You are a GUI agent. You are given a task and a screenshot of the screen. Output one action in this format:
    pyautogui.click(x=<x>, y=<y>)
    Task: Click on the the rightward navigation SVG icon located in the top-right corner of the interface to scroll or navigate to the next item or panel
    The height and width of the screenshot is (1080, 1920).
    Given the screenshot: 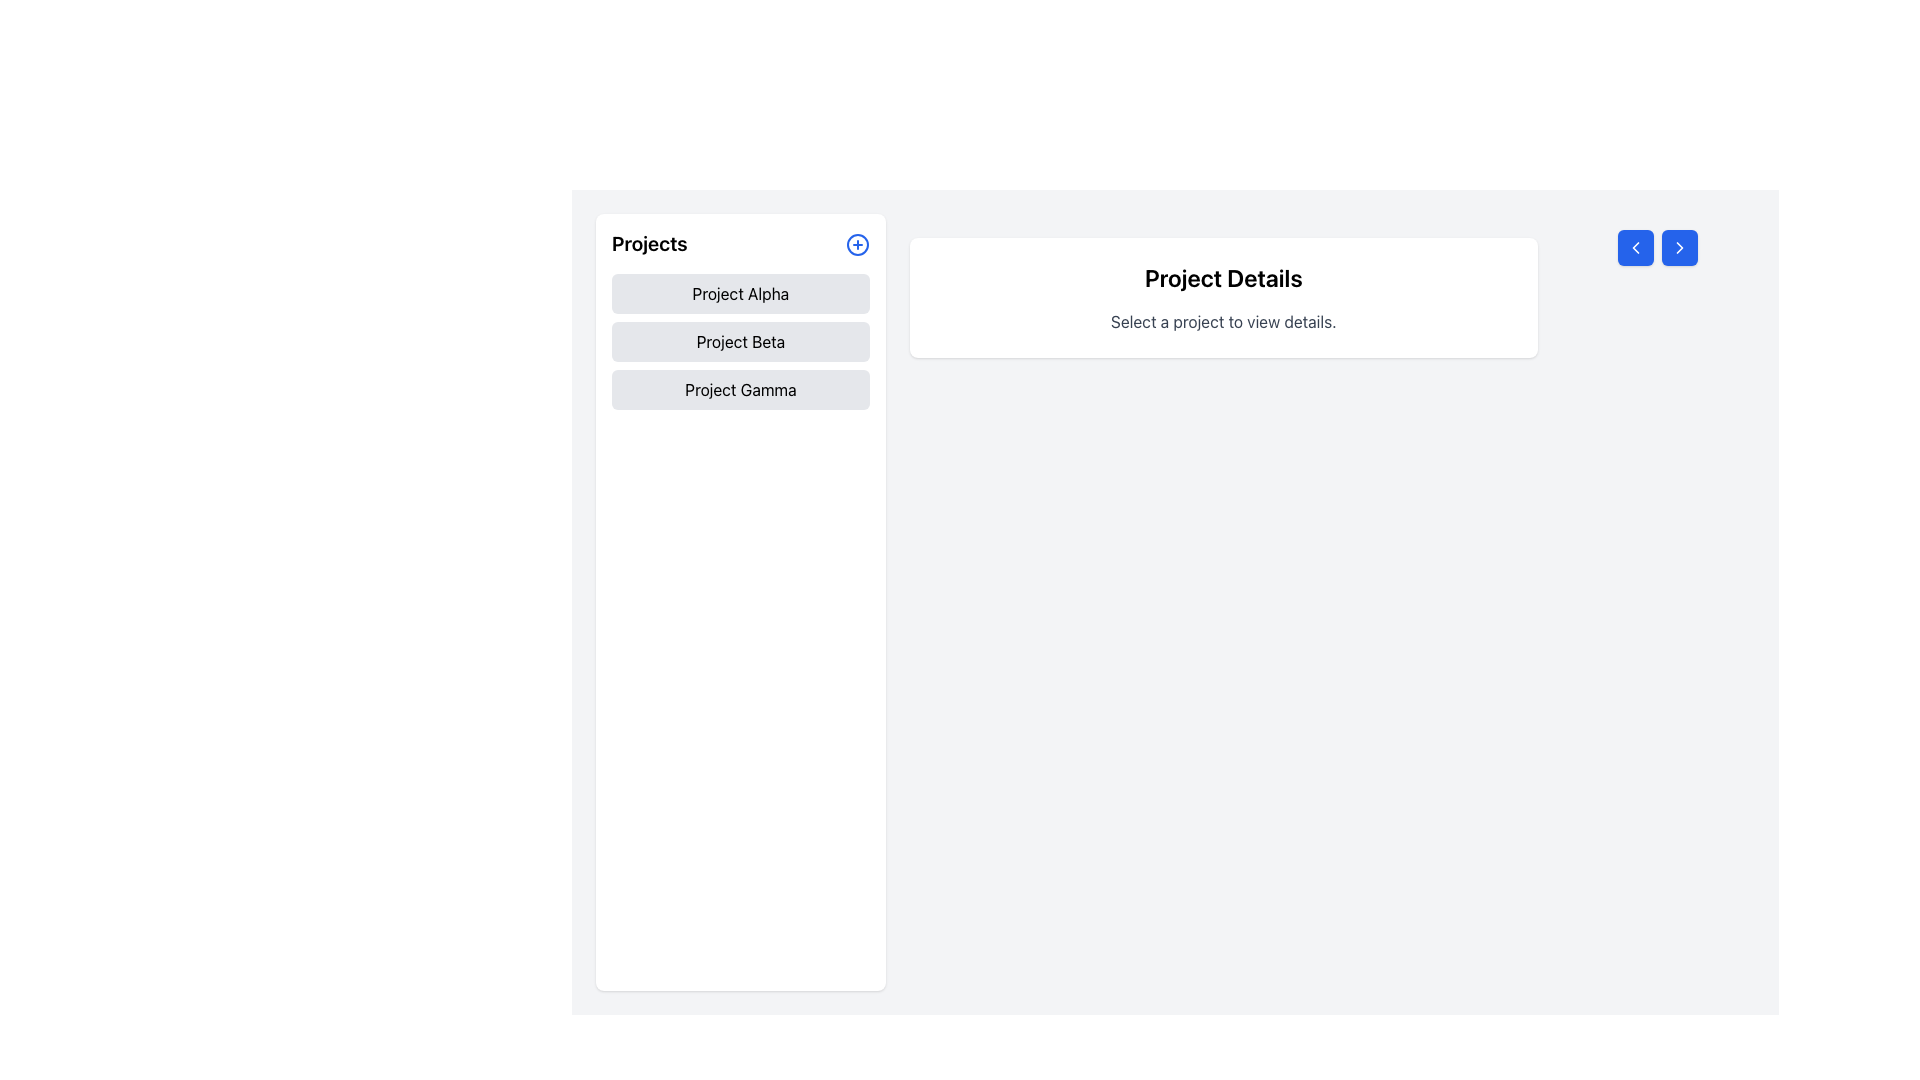 What is the action you would take?
    pyautogui.click(x=1680, y=246)
    